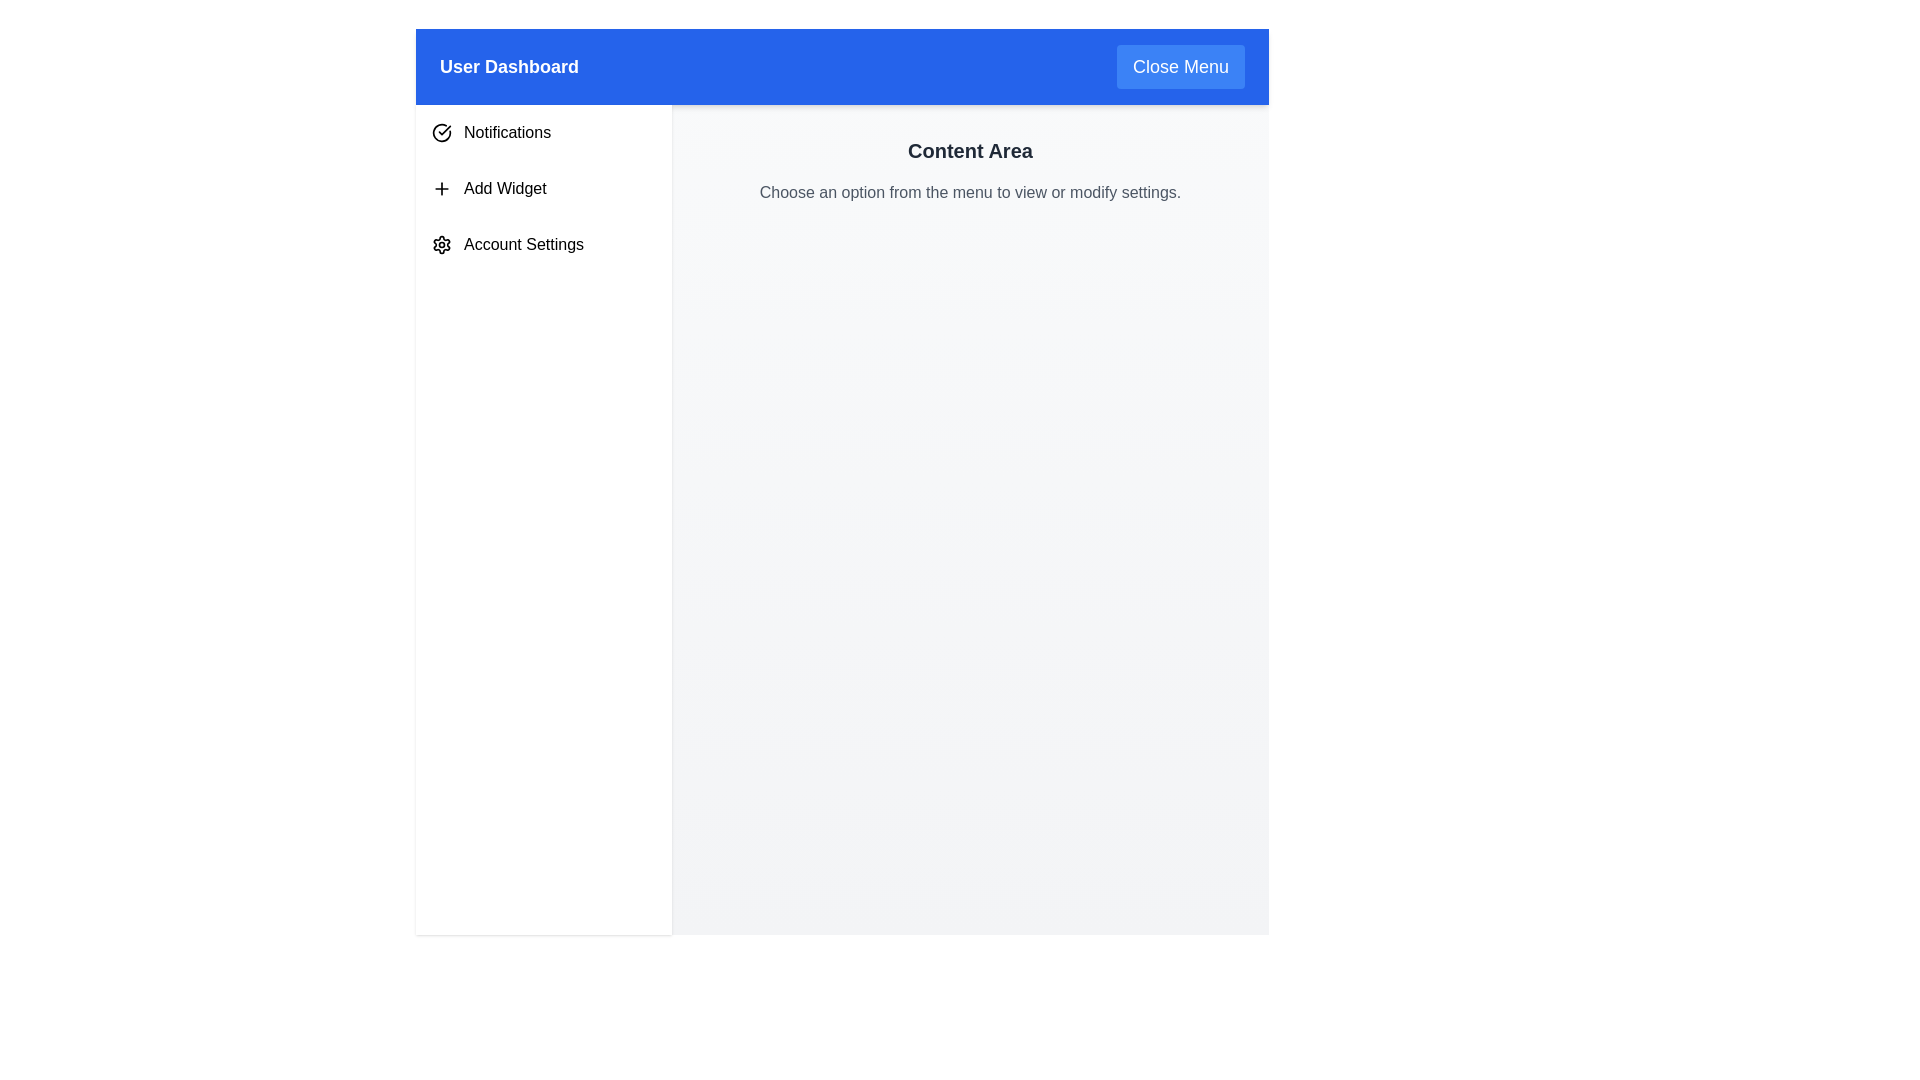 The width and height of the screenshot is (1920, 1080). I want to click on the 'Add Widget' button, which is the second item in a vertical list, to trigger its hover effect, so click(543, 189).